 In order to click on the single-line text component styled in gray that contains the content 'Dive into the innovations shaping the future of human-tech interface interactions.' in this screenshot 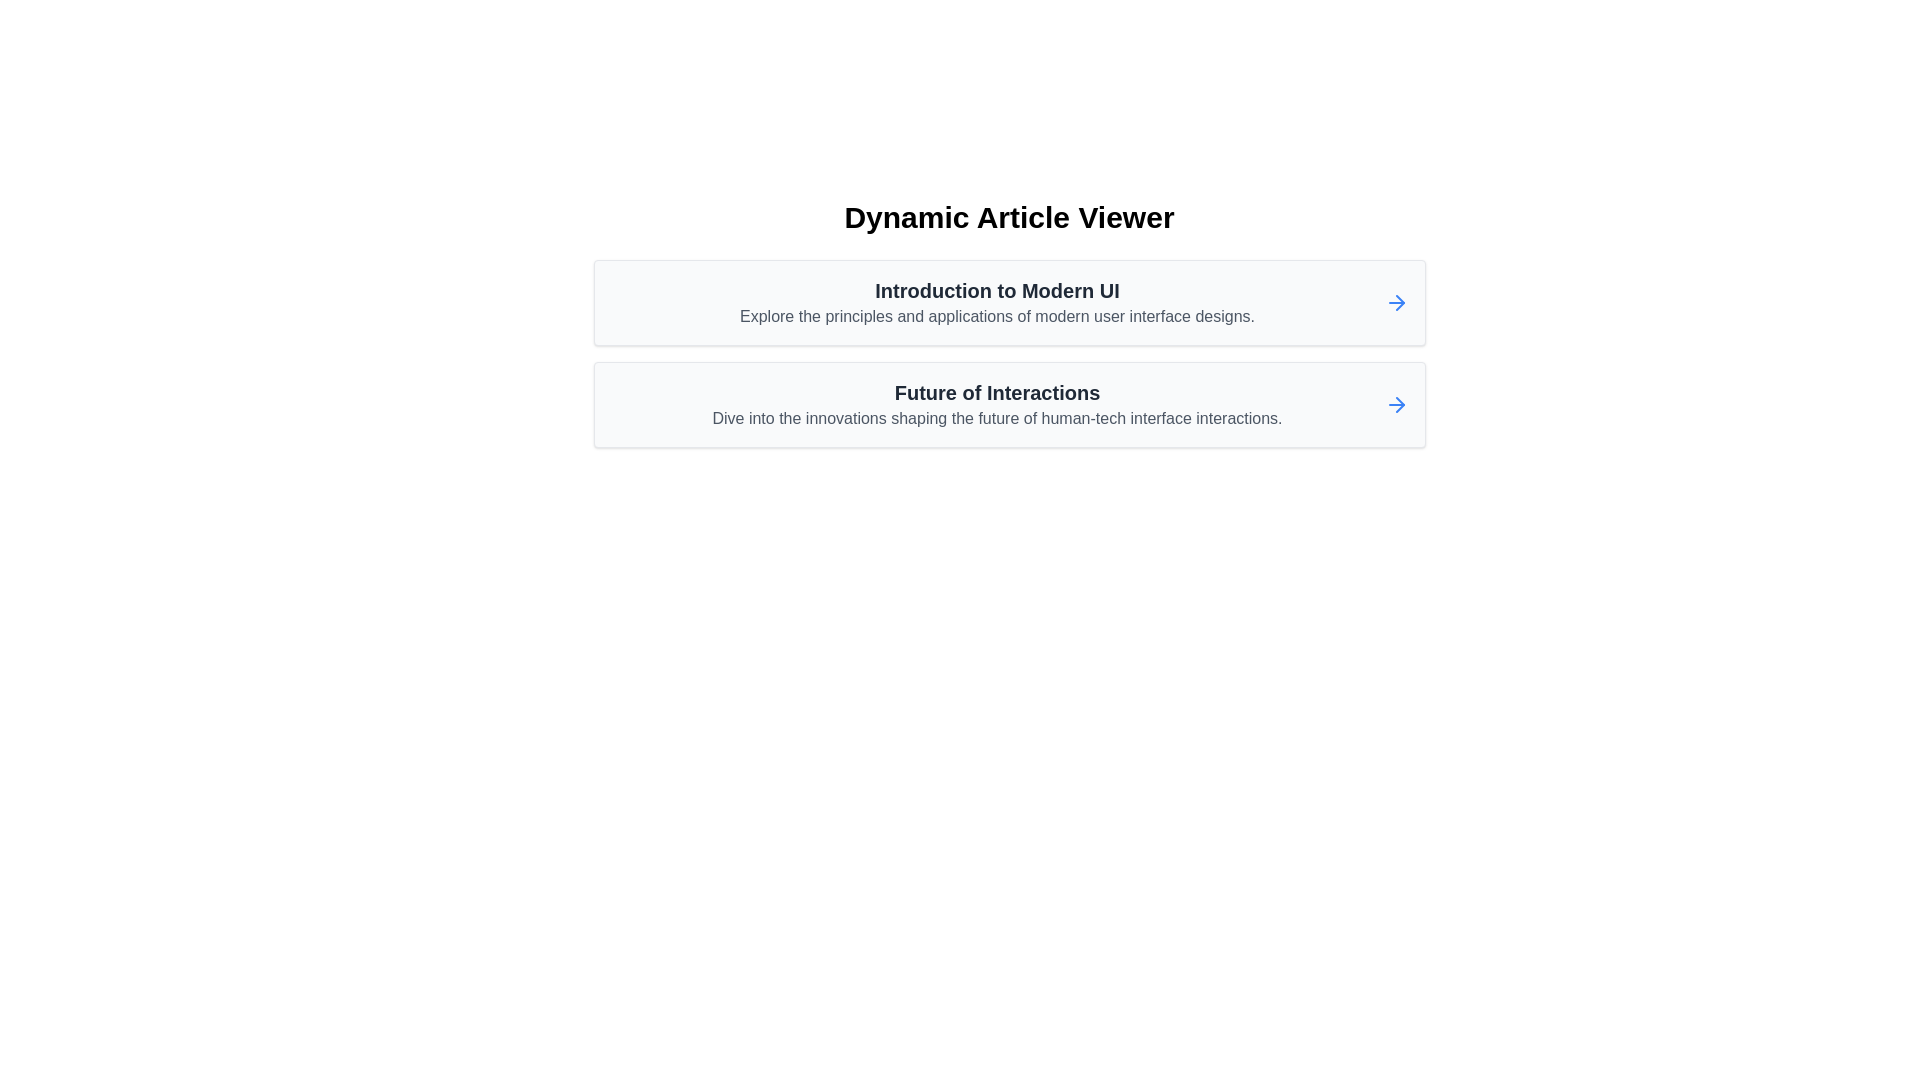, I will do `click(997, 418)`.